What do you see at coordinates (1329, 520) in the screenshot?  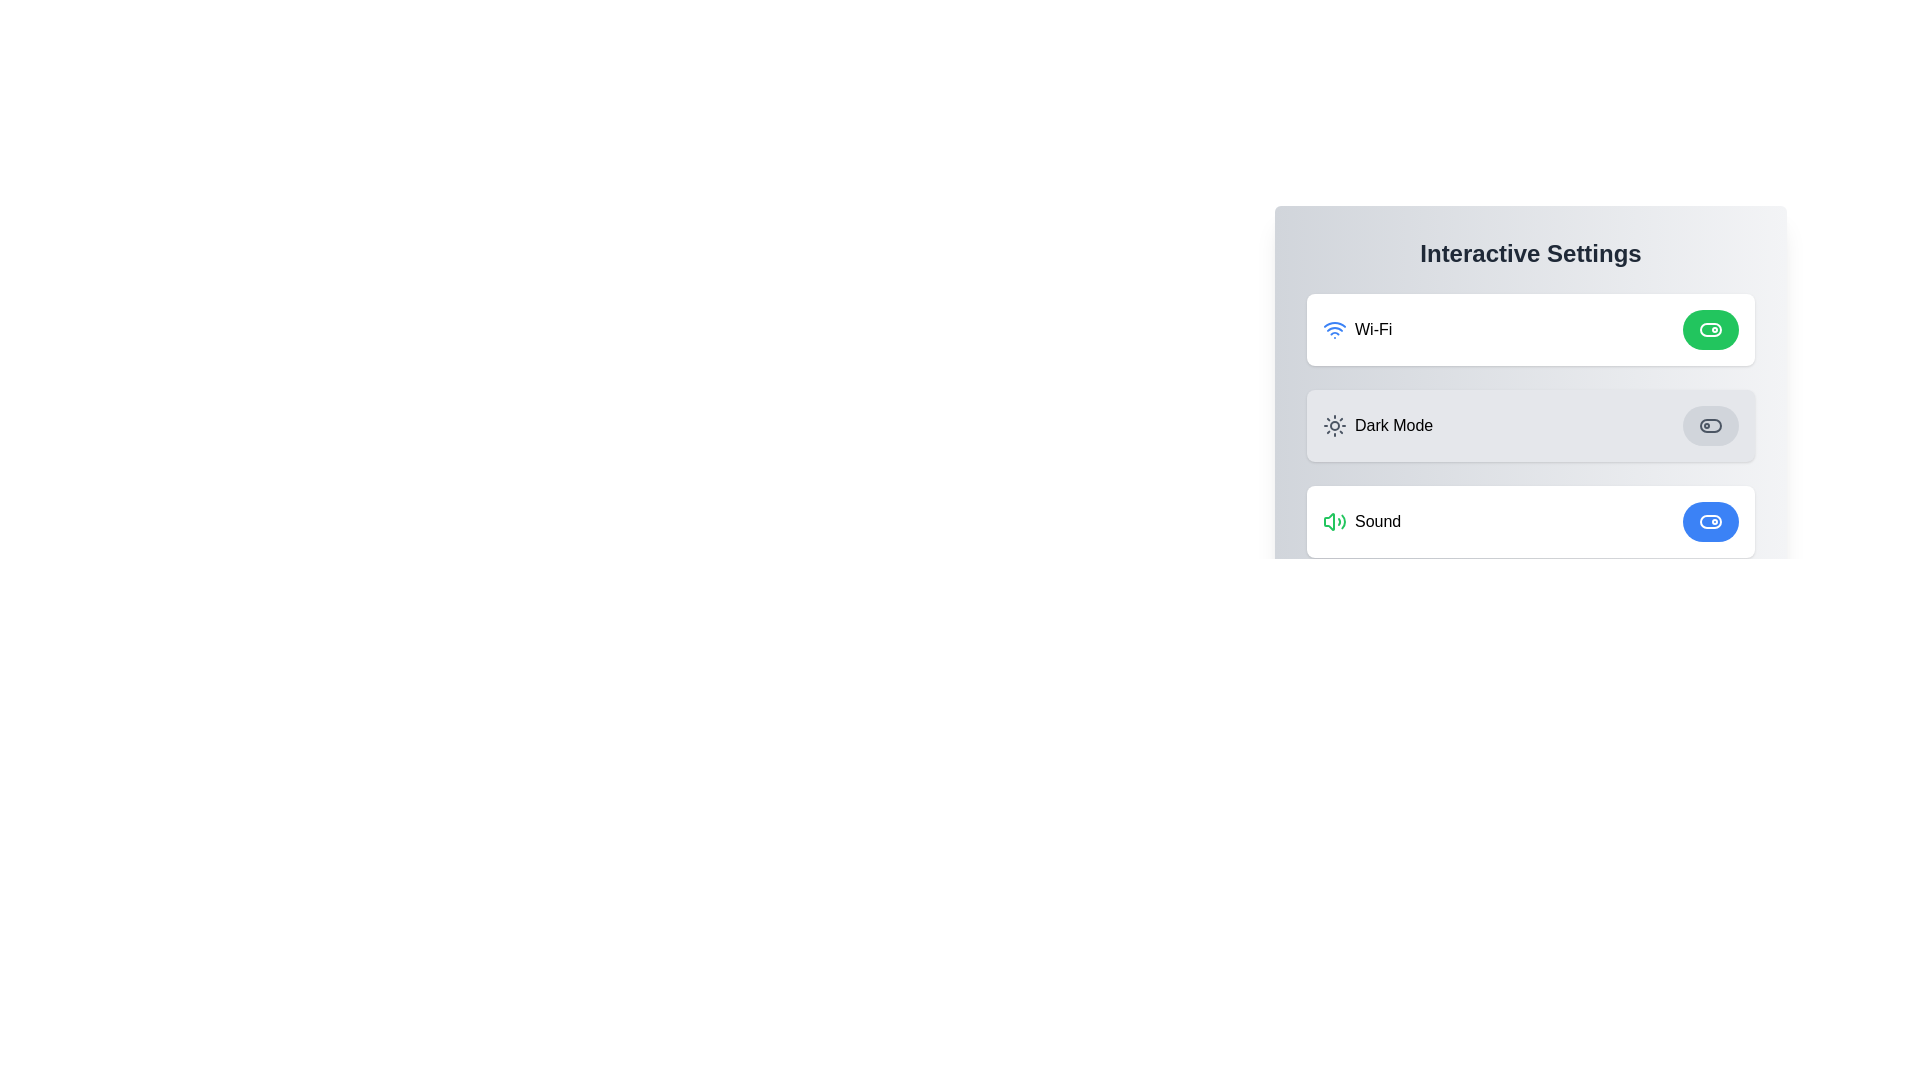 I see `the speaker icon within the 'Sound' settings, which features a green background and a central speaker-like design` at bounding box center [1329, 520].